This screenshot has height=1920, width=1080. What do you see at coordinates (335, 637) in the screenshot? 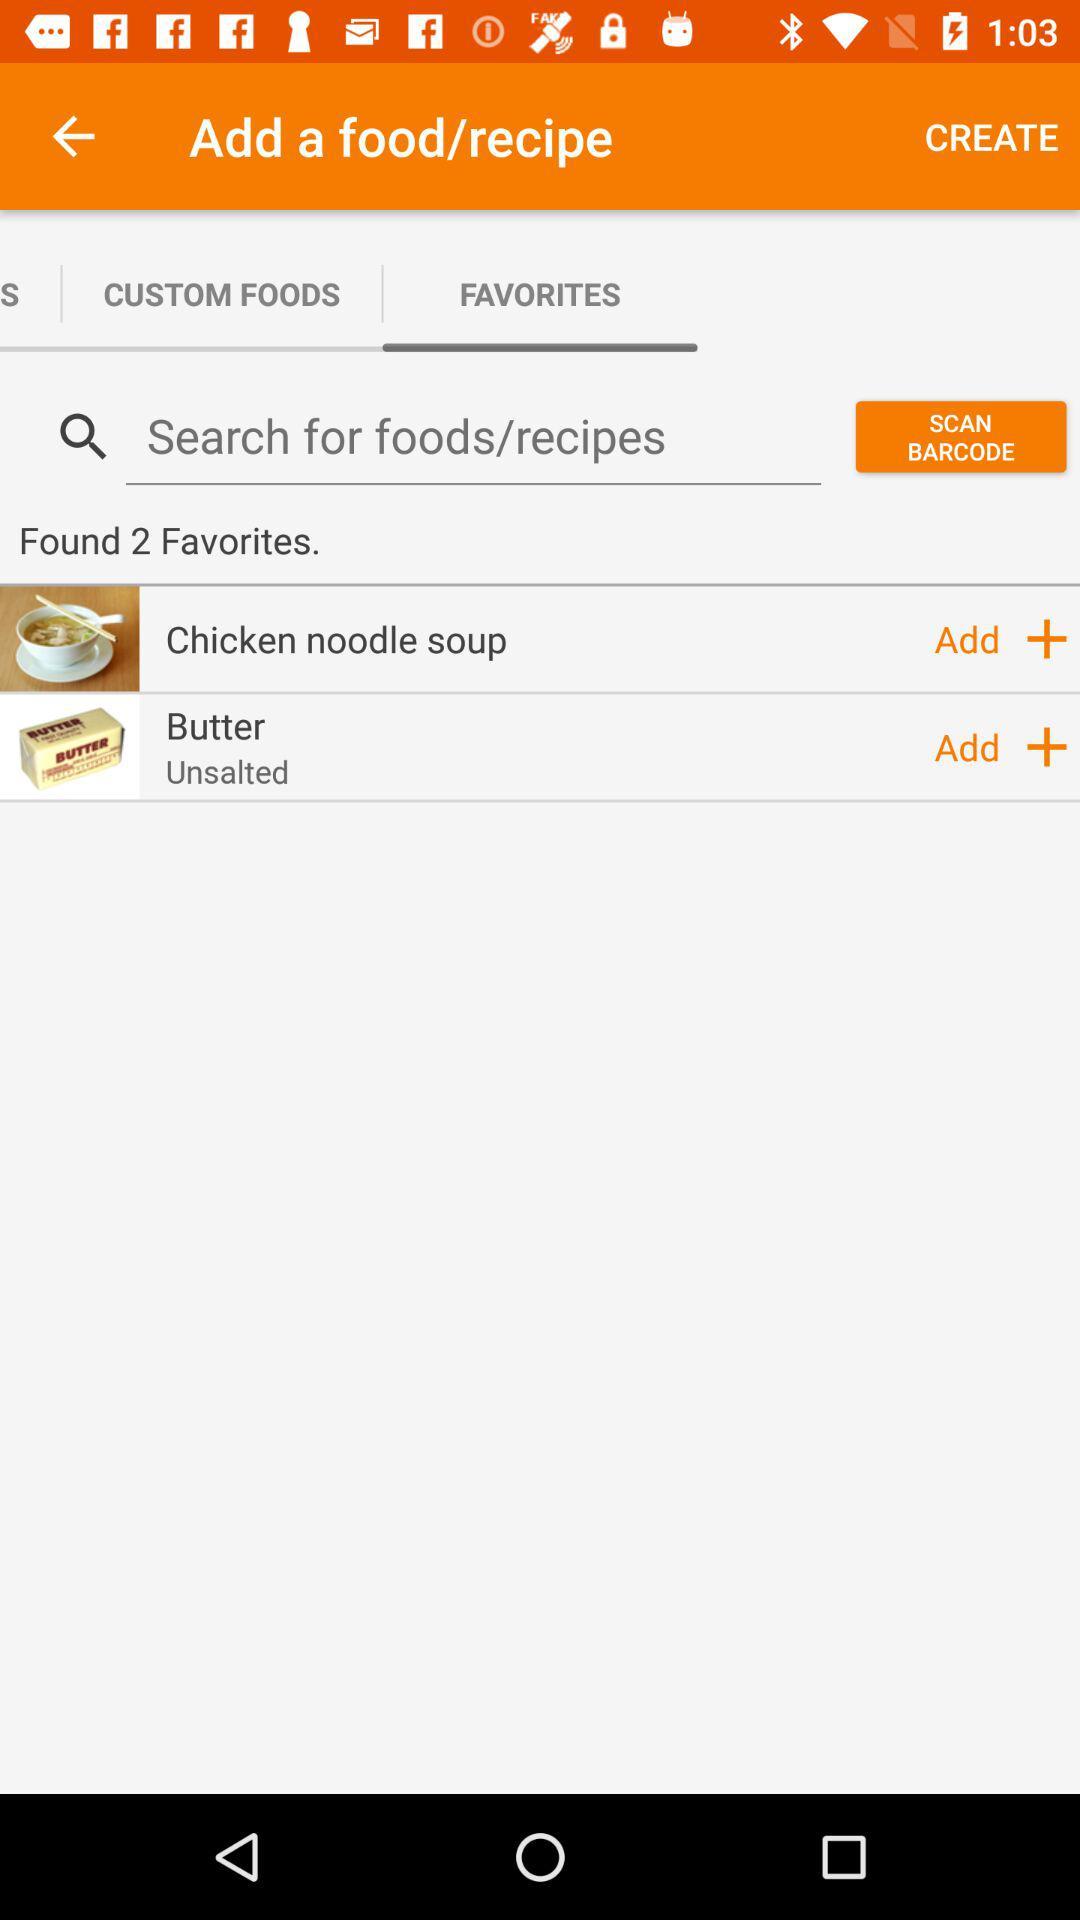
I see `icon next to add item` at bounding box center [335, 637].